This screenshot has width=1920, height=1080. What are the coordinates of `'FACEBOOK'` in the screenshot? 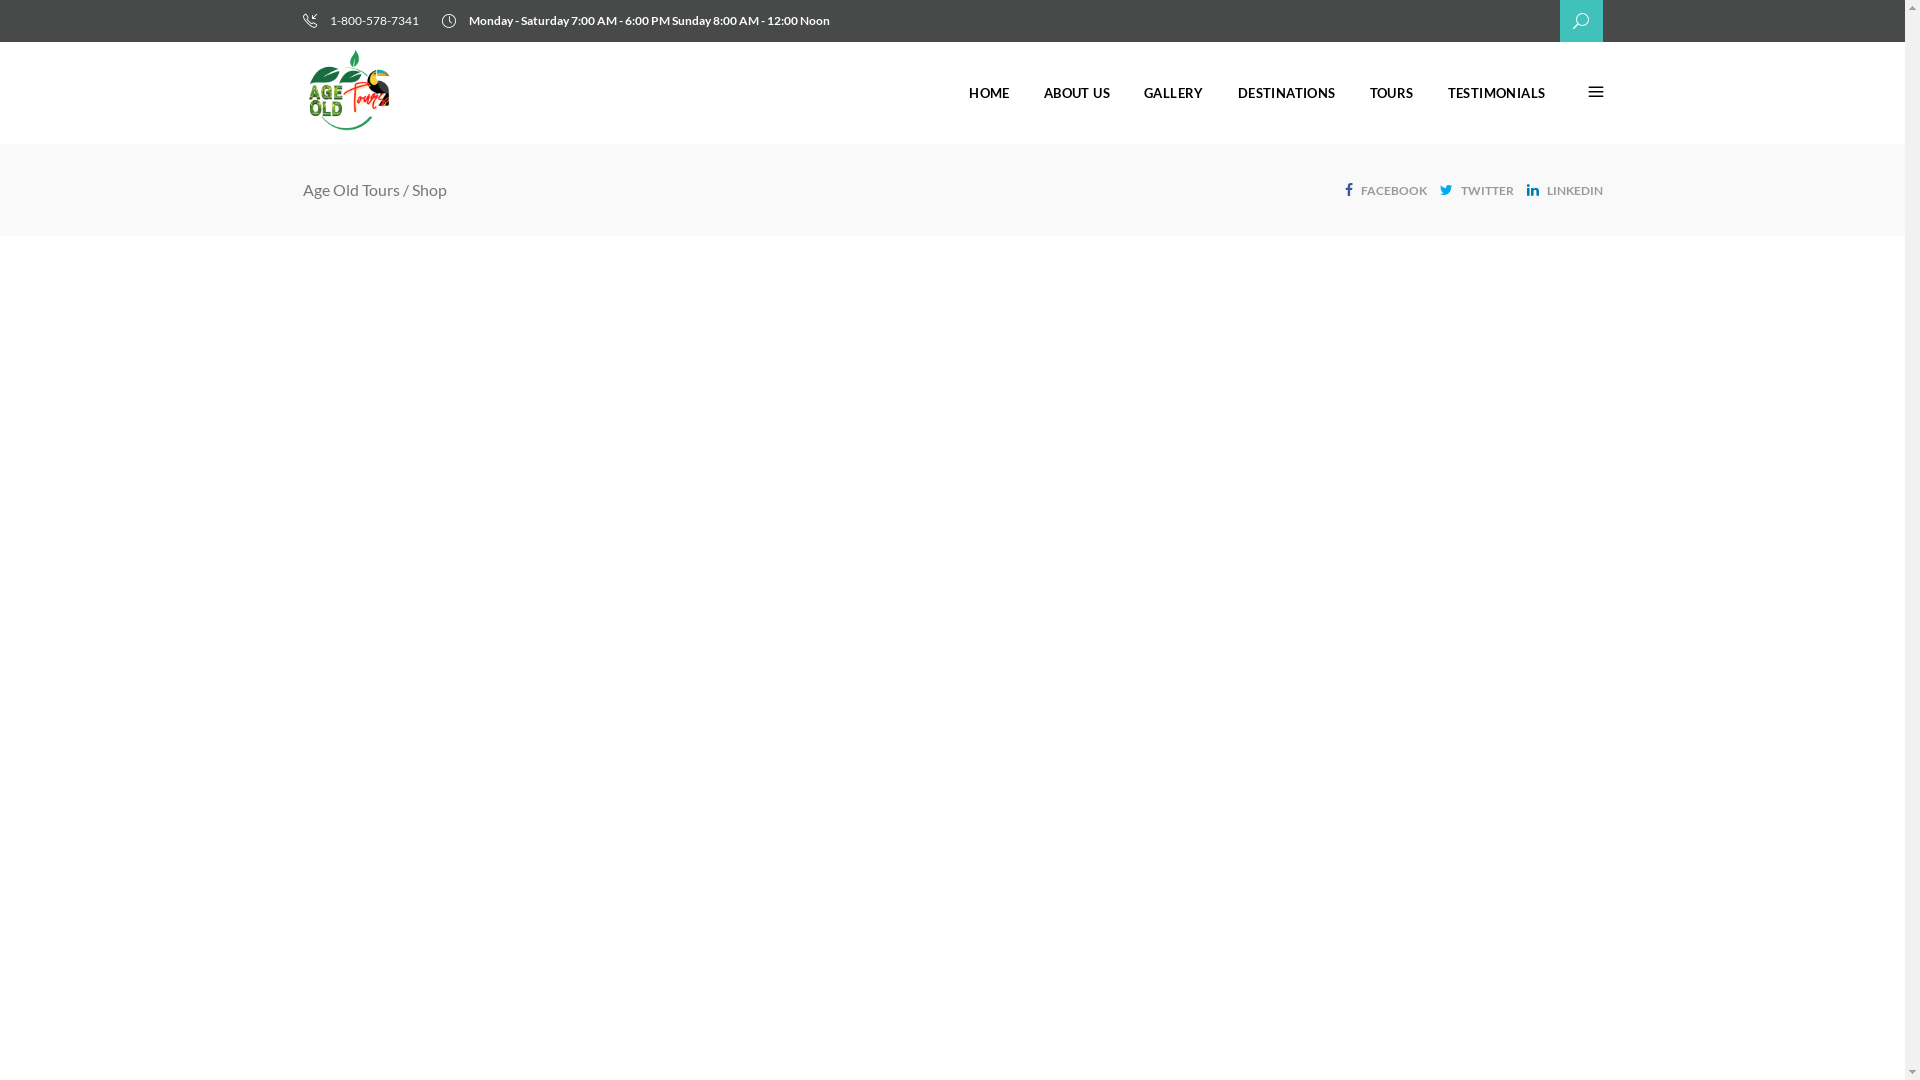 It's located at (1384, 188).